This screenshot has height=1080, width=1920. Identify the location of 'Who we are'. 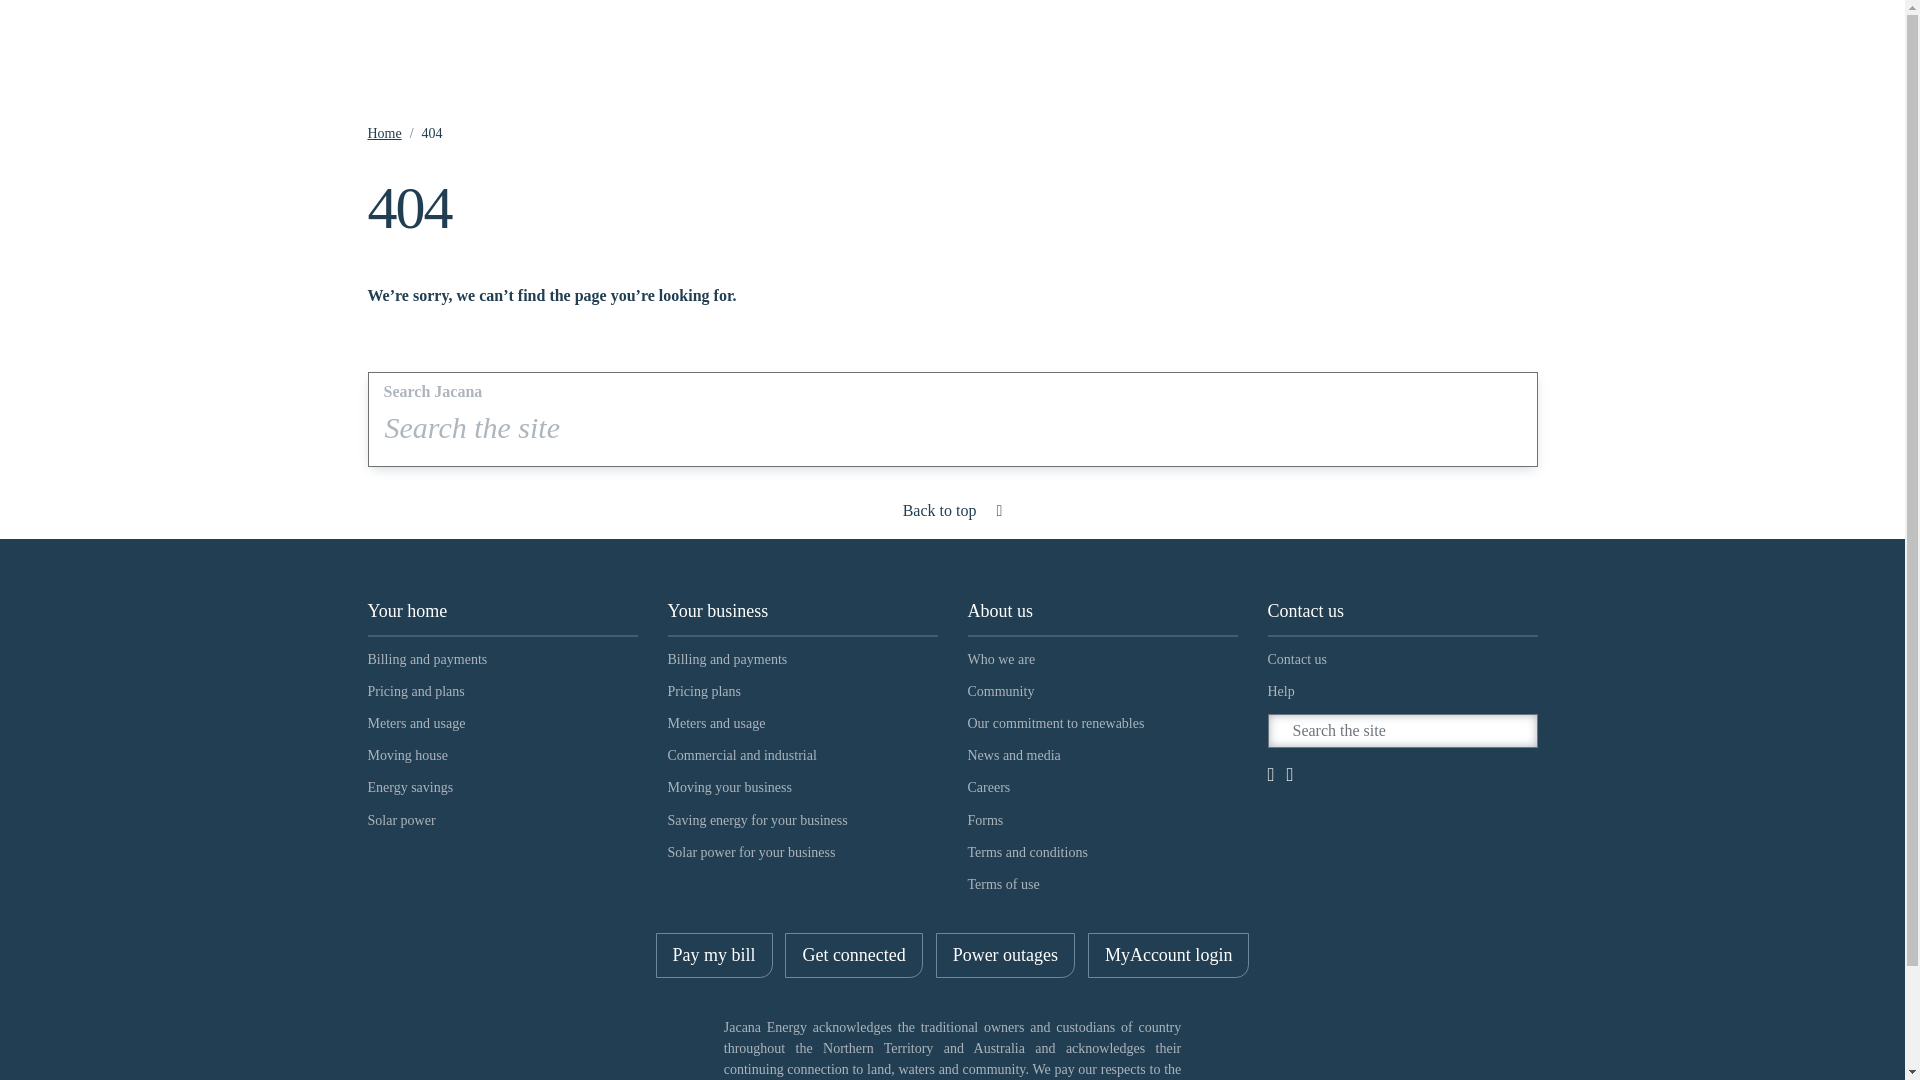
(1102, 660).